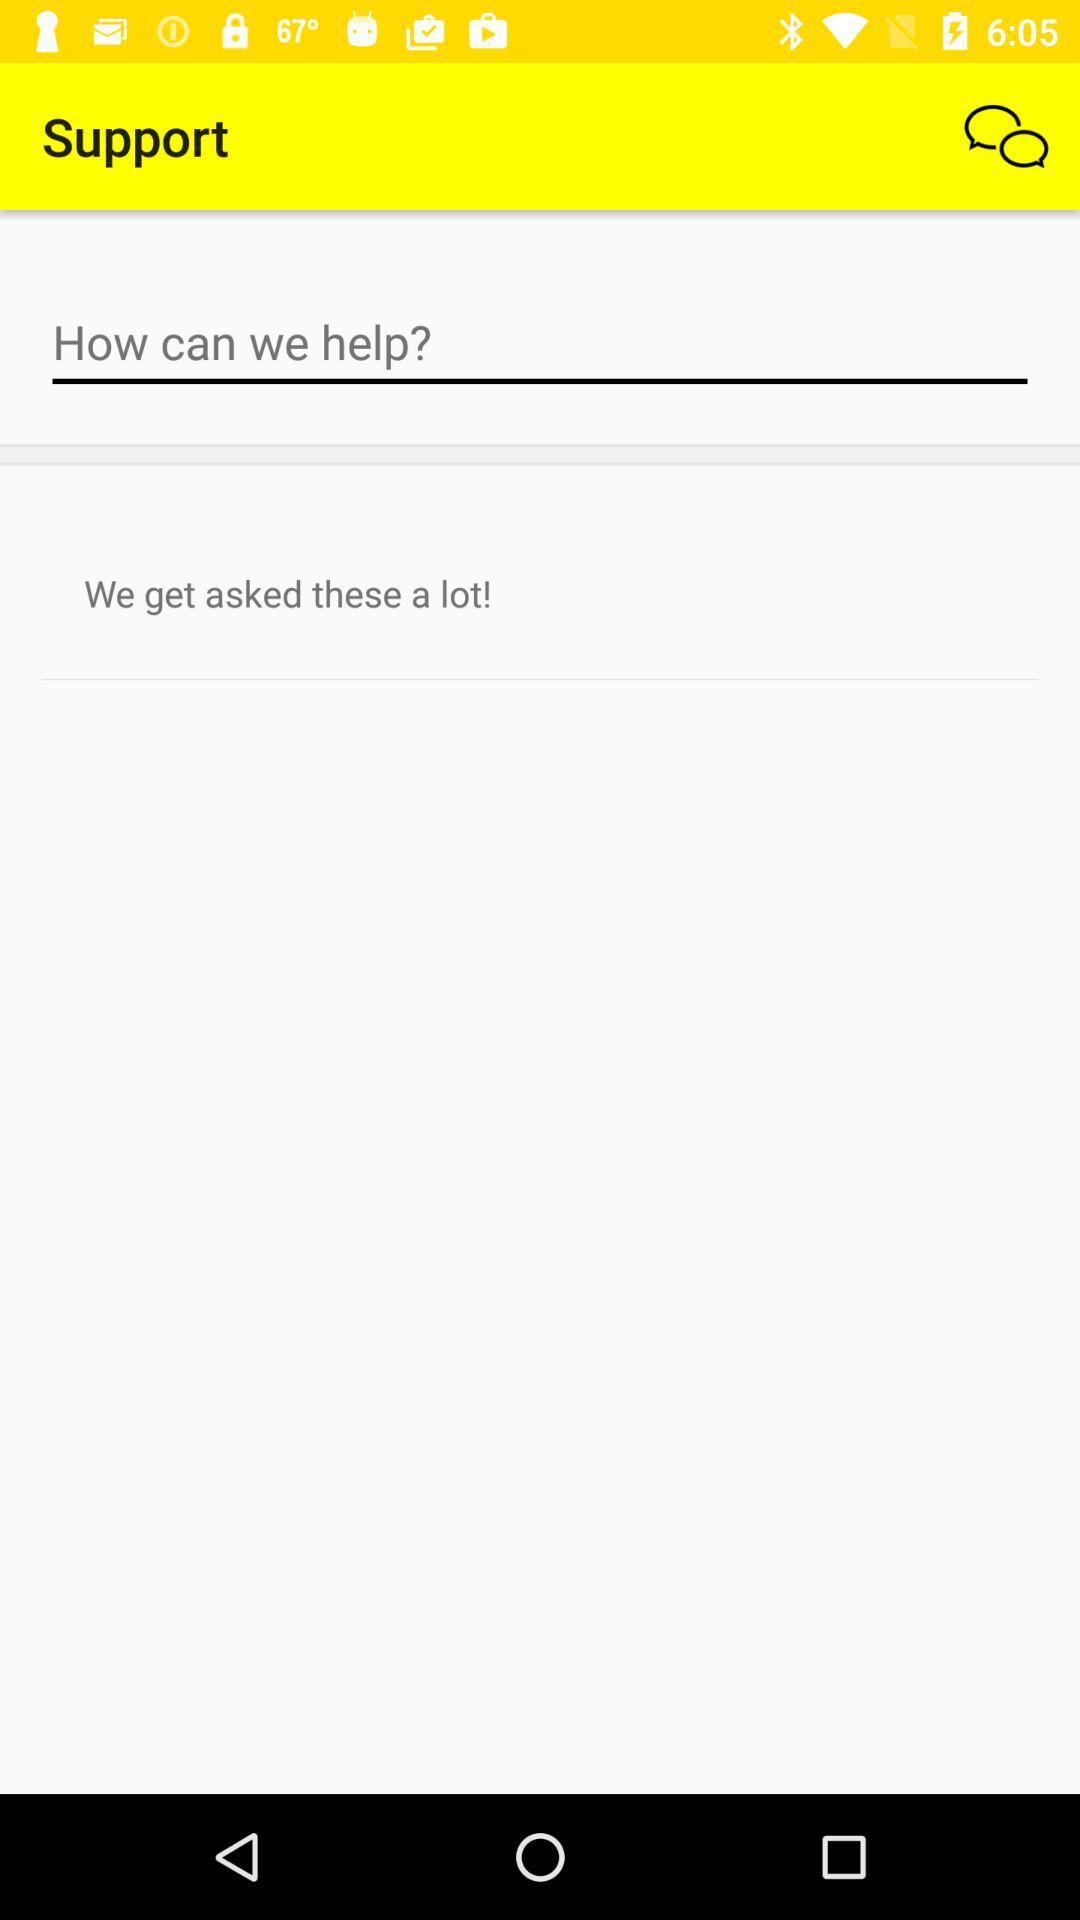 The image size is (1080, 1920). I want to click on the app next to support app, so click(1006, 135).